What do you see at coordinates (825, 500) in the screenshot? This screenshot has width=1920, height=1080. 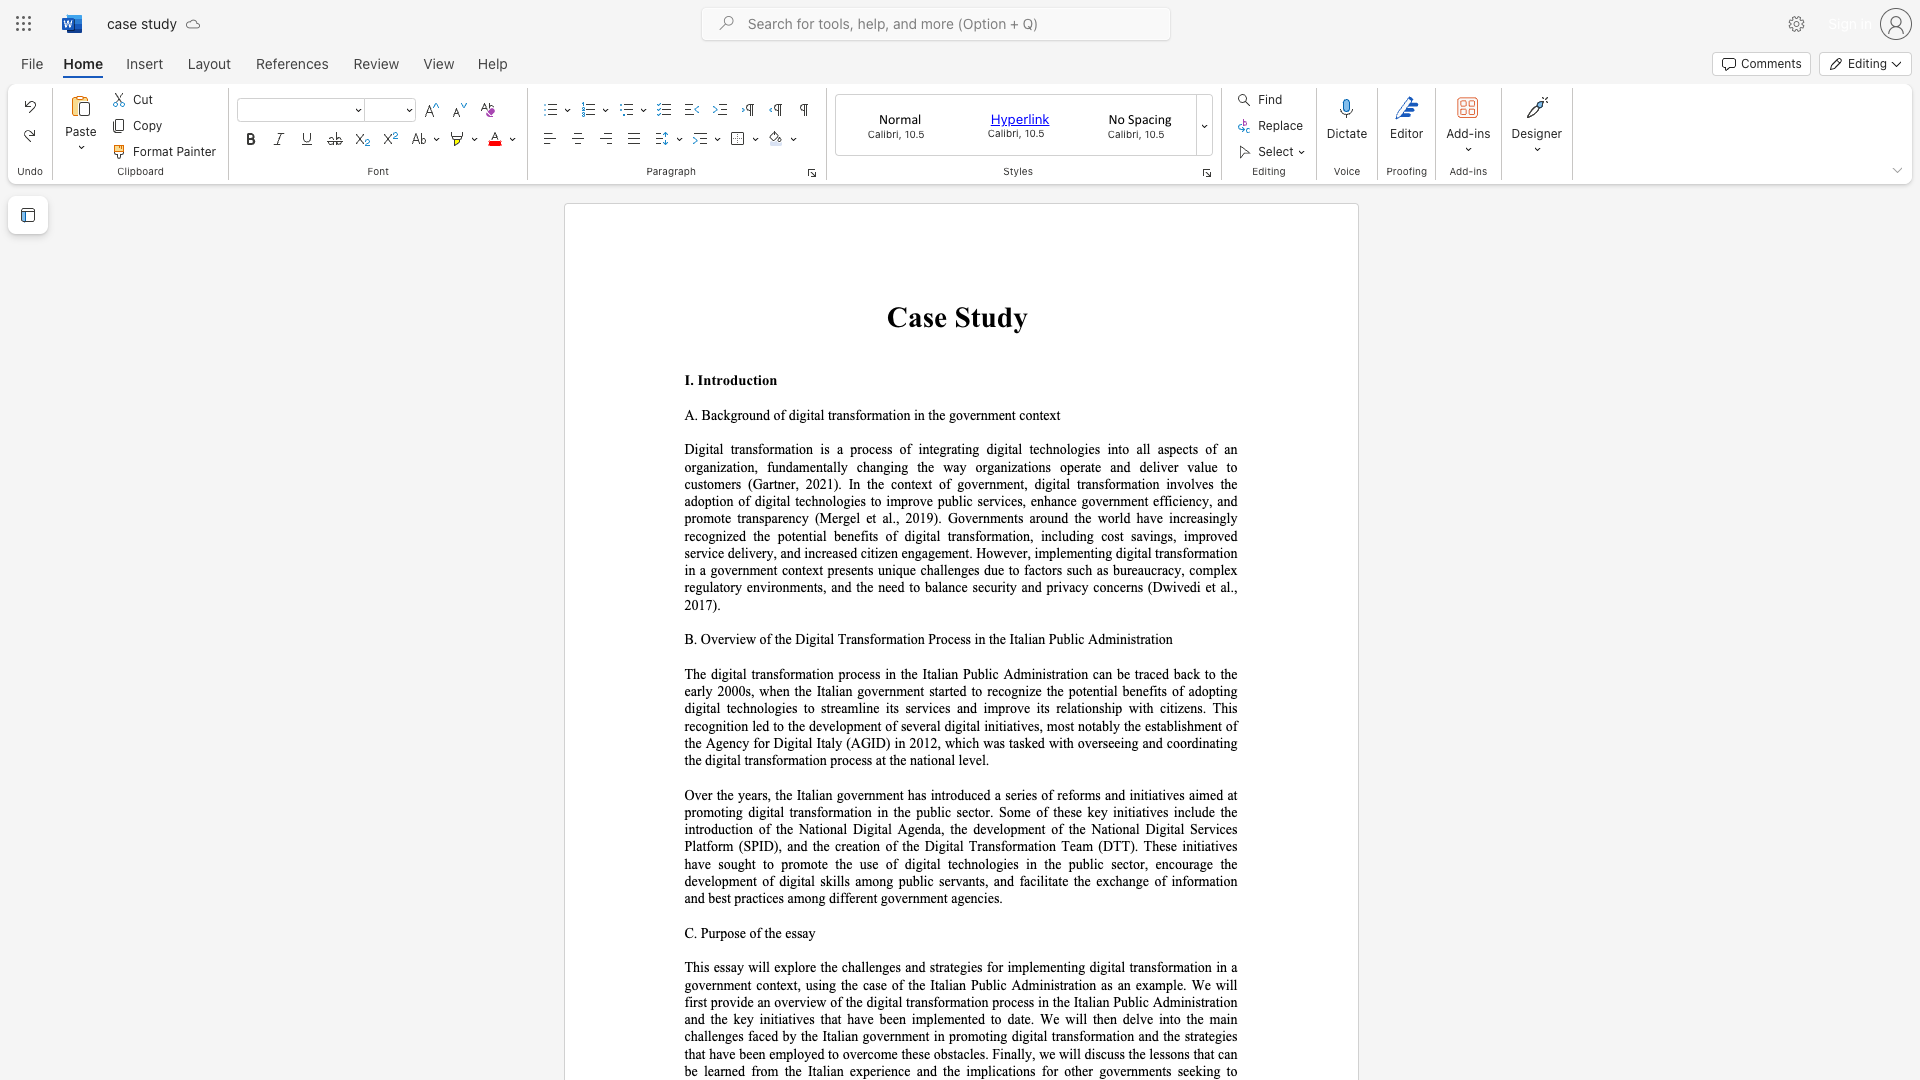 I see `the subset text "ologies to improve public services, enhance government efficiency, and promote transparency (Mergel et al., 2019)" within the text "Digital transformation is a process of integrating digital technologies into all aspects of an organization, fundamentally changing the way organizations operate and deliver value to customers (Gartner, 2021). In the context of government, digital transformation involves the adoption of digital technologies to improve public services, enhance government efficiency, and promote transparency (Mergel et al., 2019). Governments around the world have increasingly recognized the potential benefits of digital tran"` at bounding box center [825, 500].